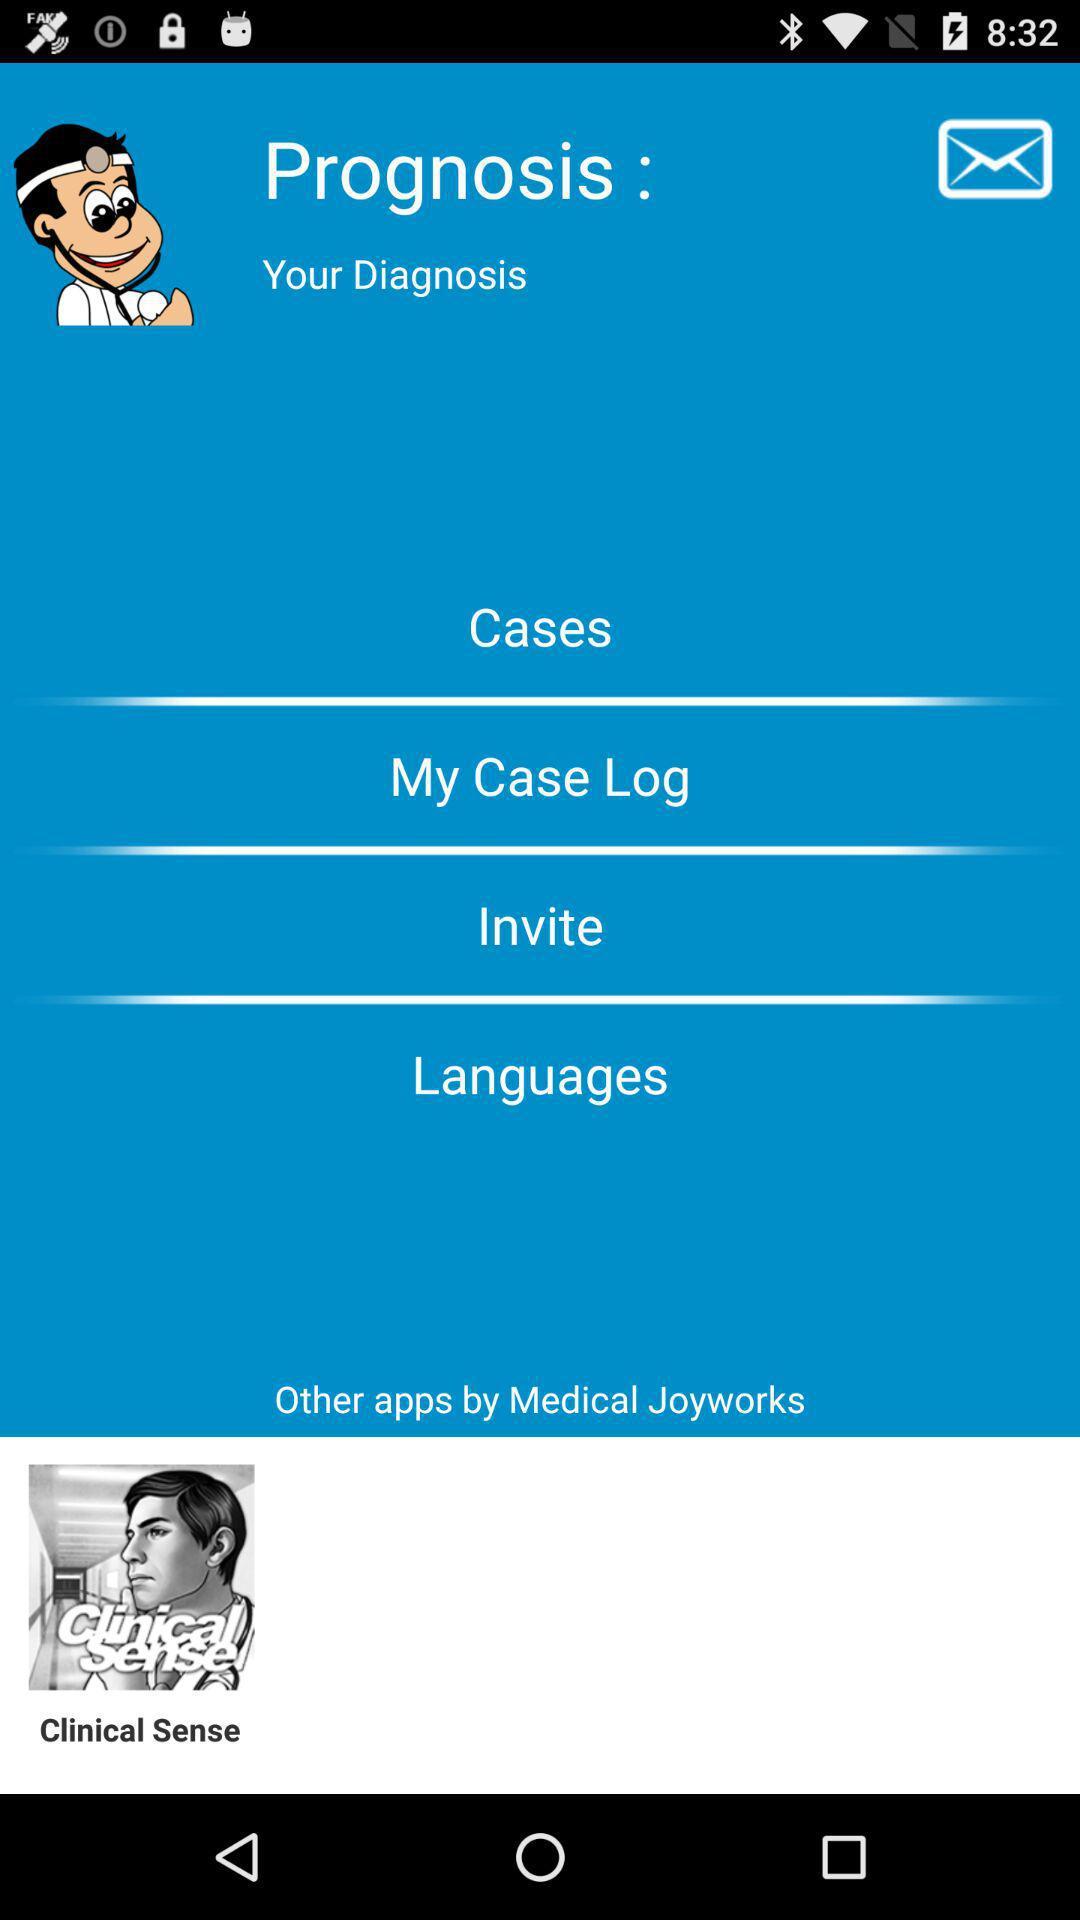 Image resolution: width=1080 pixels, height=1920 pixels. I want to click on the cases button, so click(540, 624).